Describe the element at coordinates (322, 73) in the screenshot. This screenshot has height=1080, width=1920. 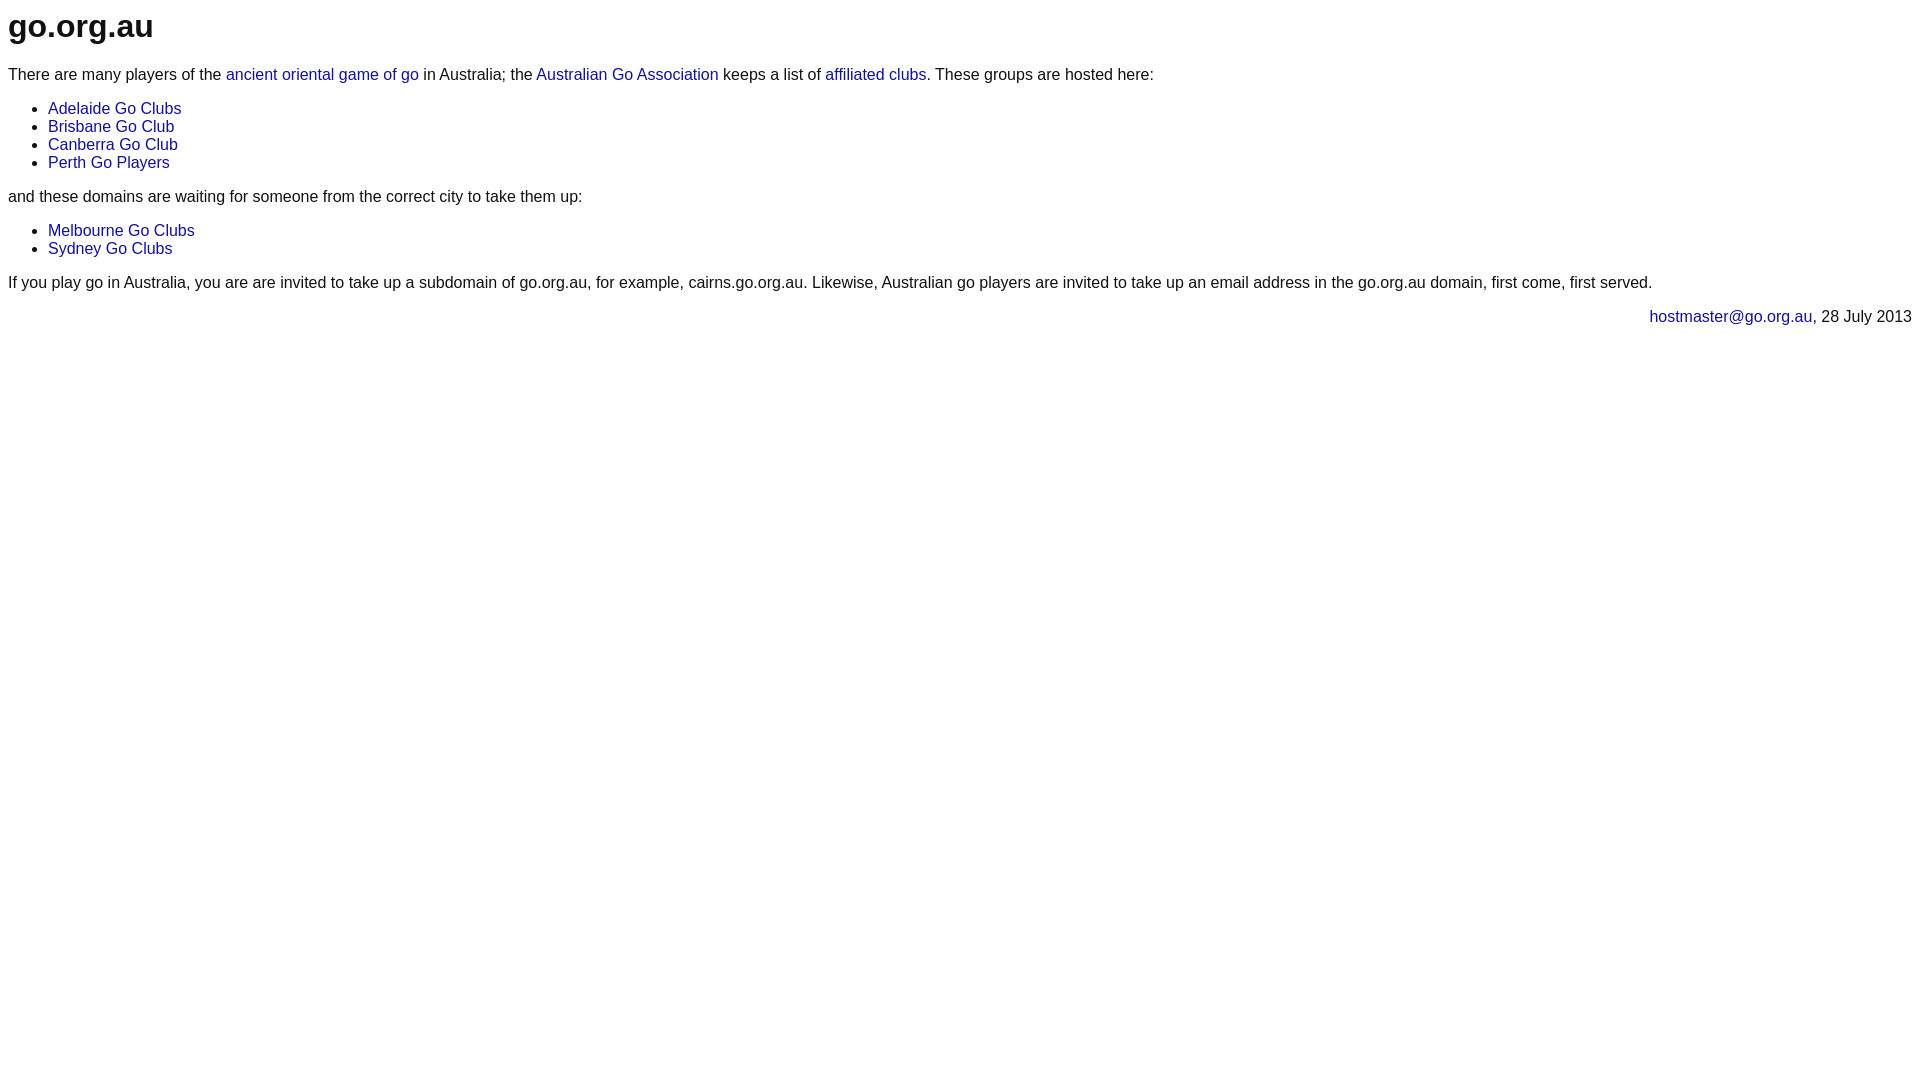
I see `'ancient oriental game of go'` at that location.